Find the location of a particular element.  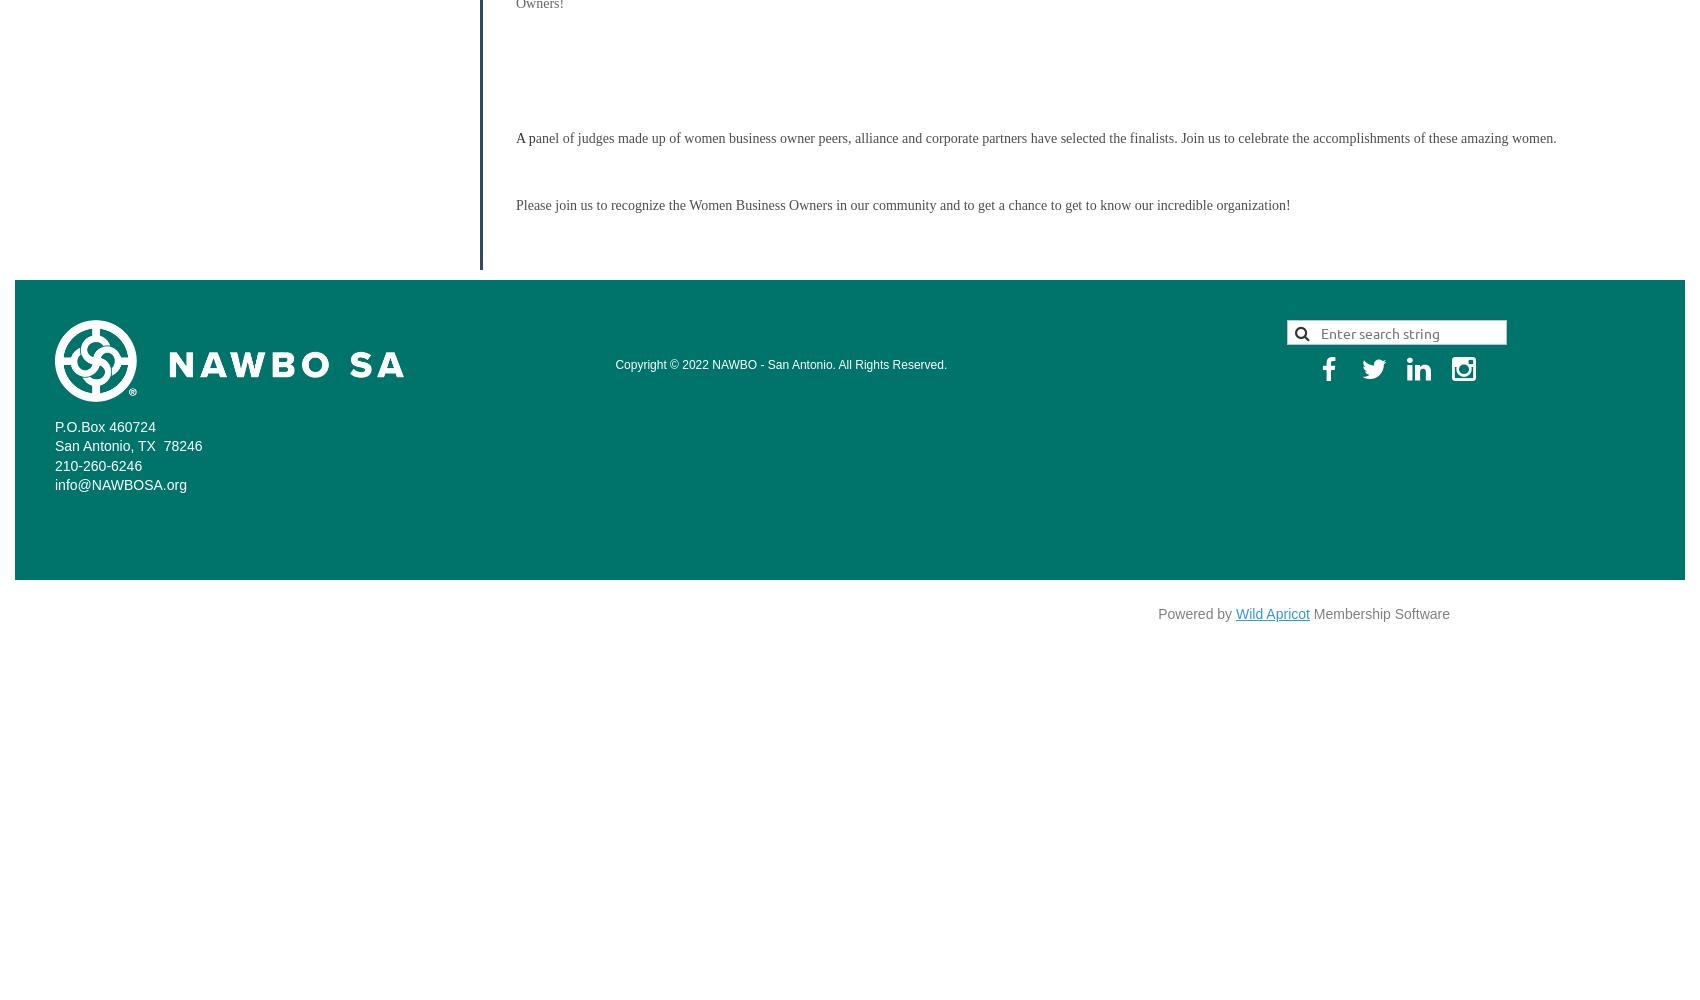

'210-260-6246' is located at coordinates (98, 464).